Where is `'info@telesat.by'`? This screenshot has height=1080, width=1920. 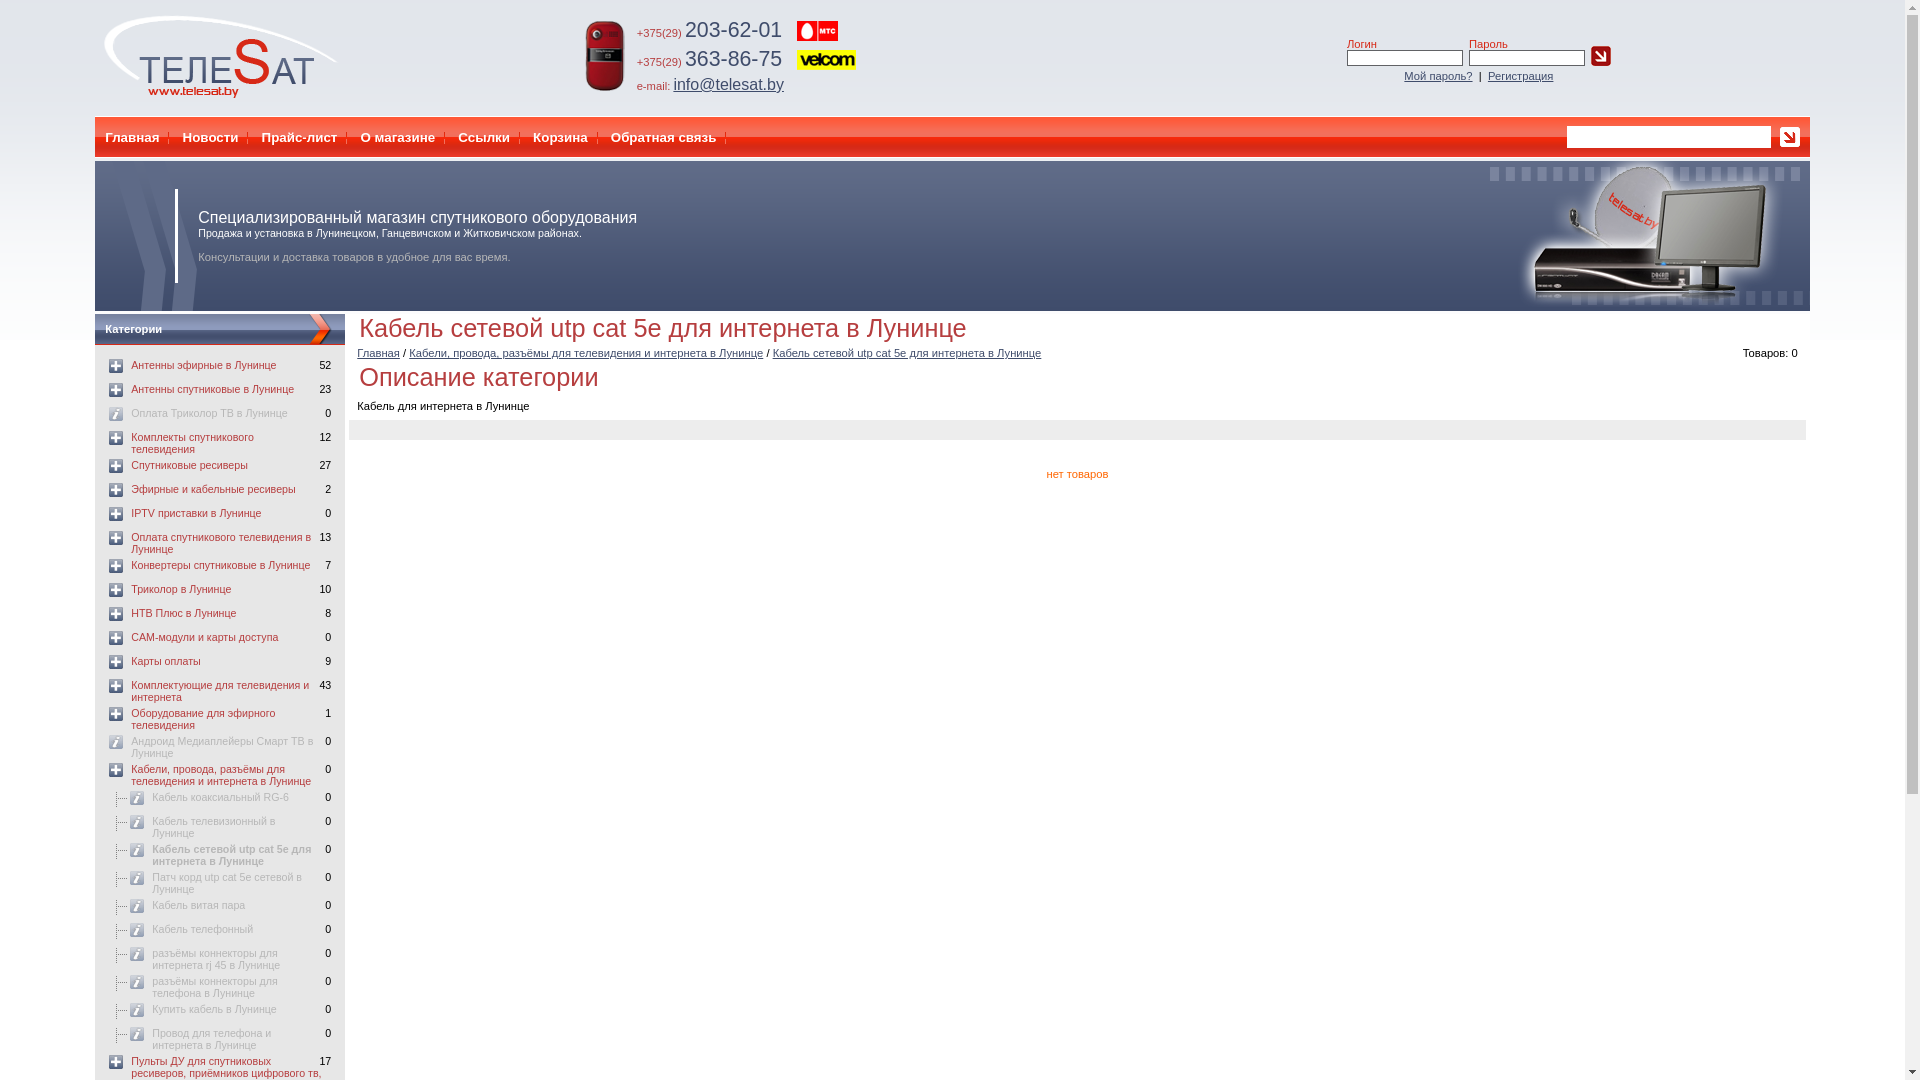
'info@telesat.by' is located at coordinates (727, 83).